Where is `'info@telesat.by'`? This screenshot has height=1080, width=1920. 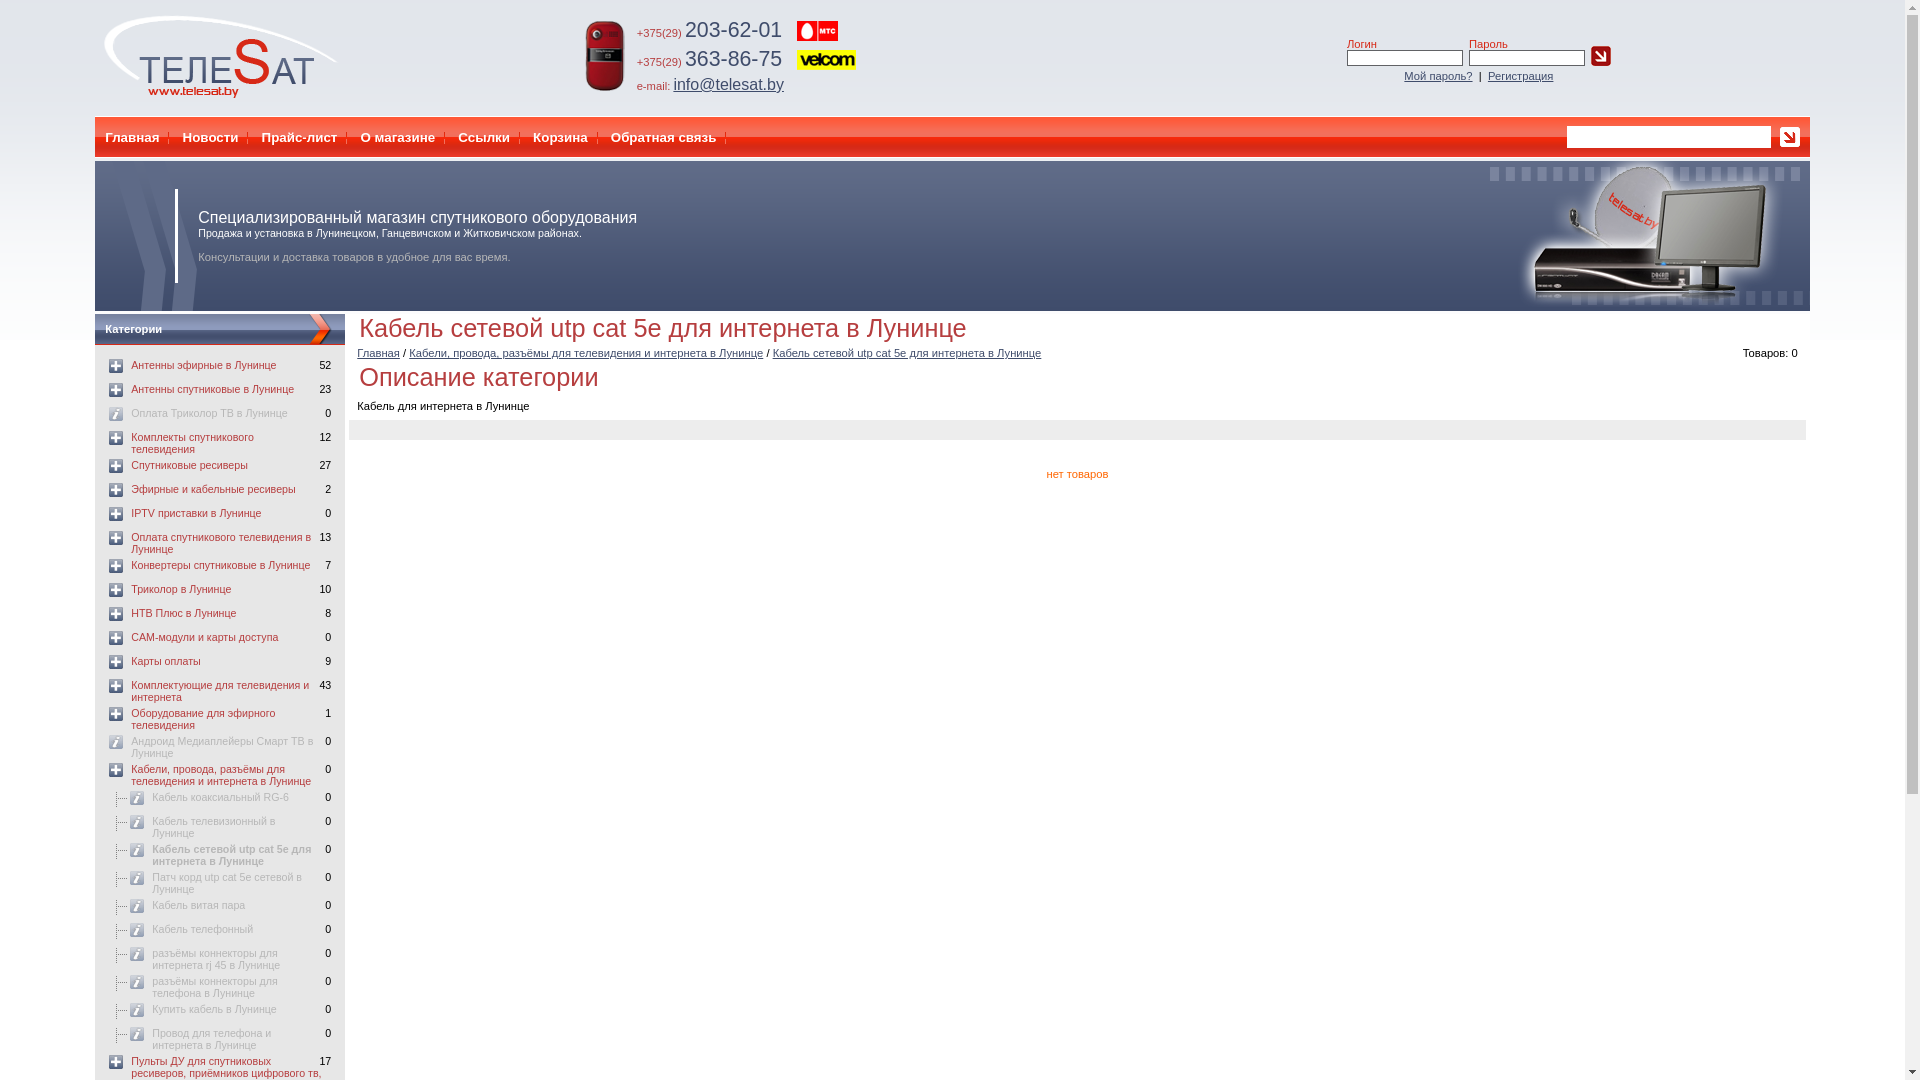
'info@telesat.by' is located at coordinates (727, 83).